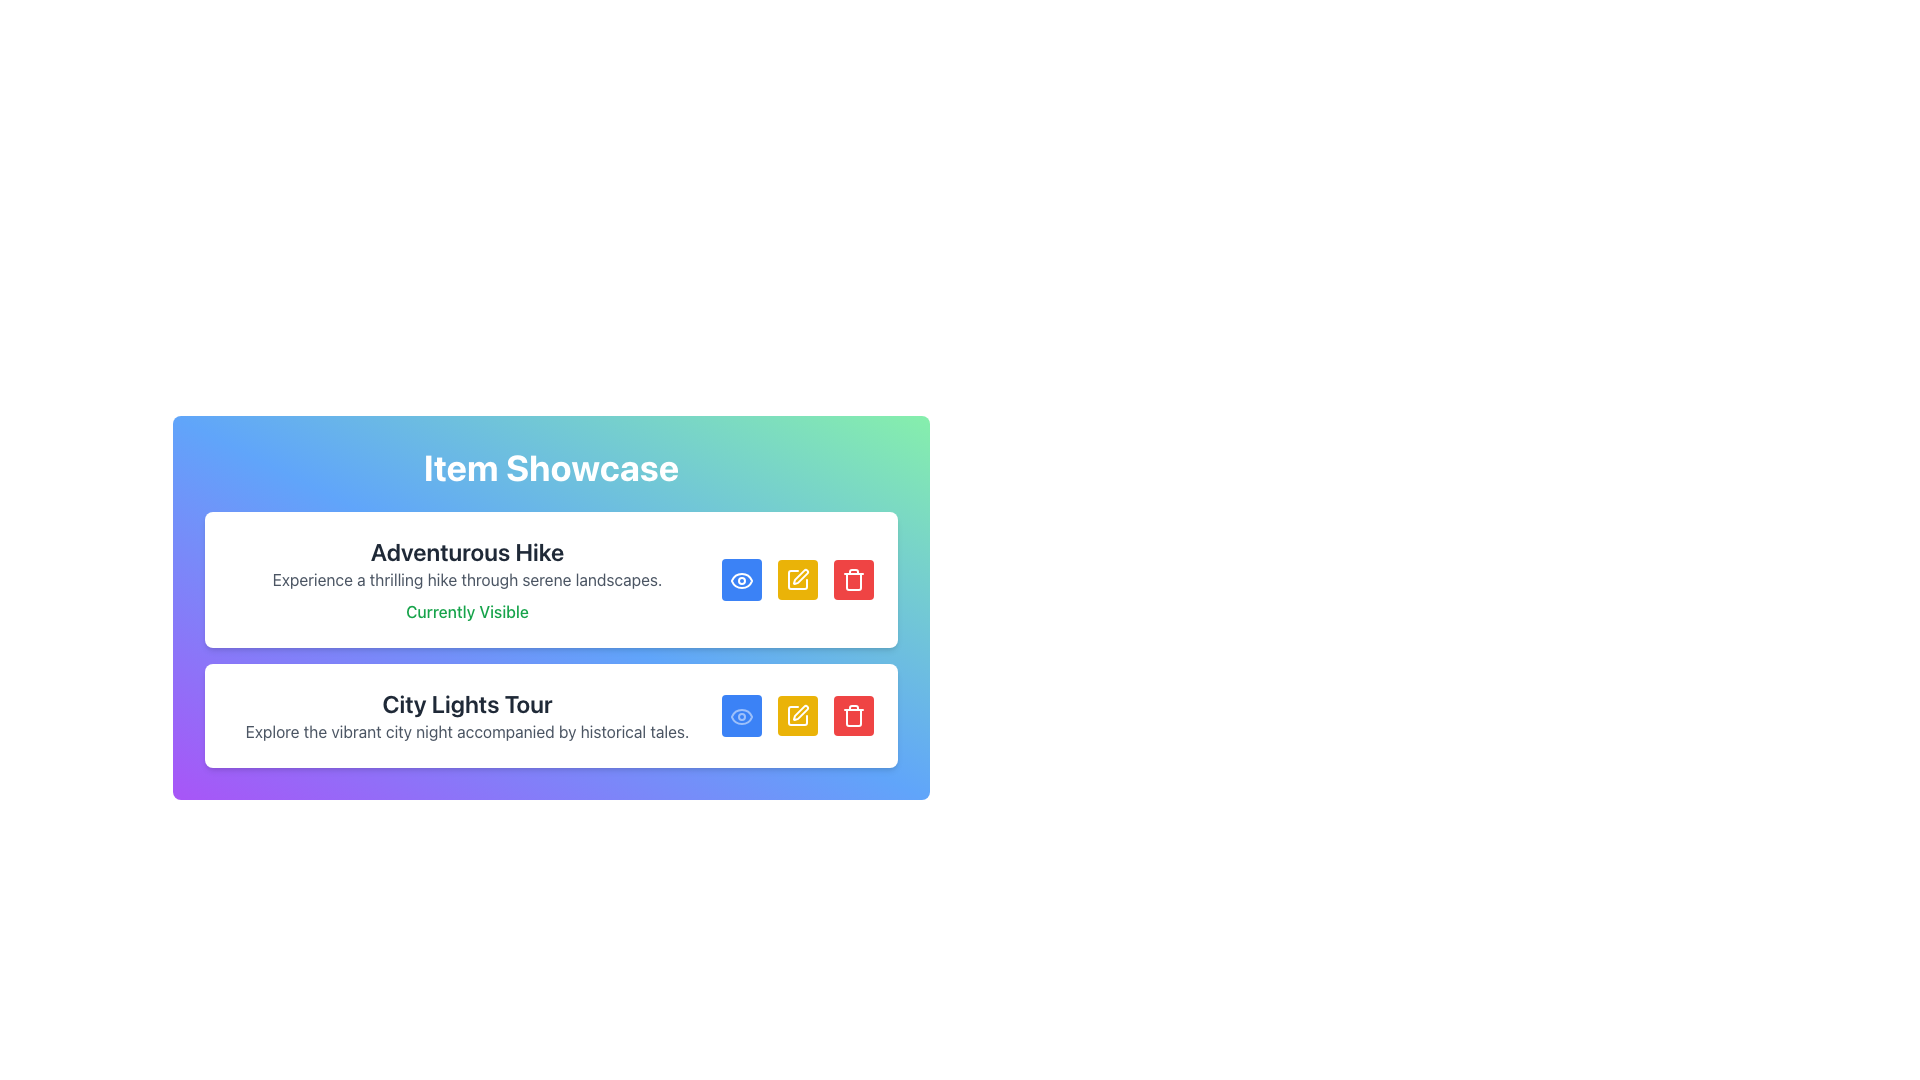  I want to click on bold text label 'City Lights Tour' located in the lower card section above the descriptive text, so click(466, 703).